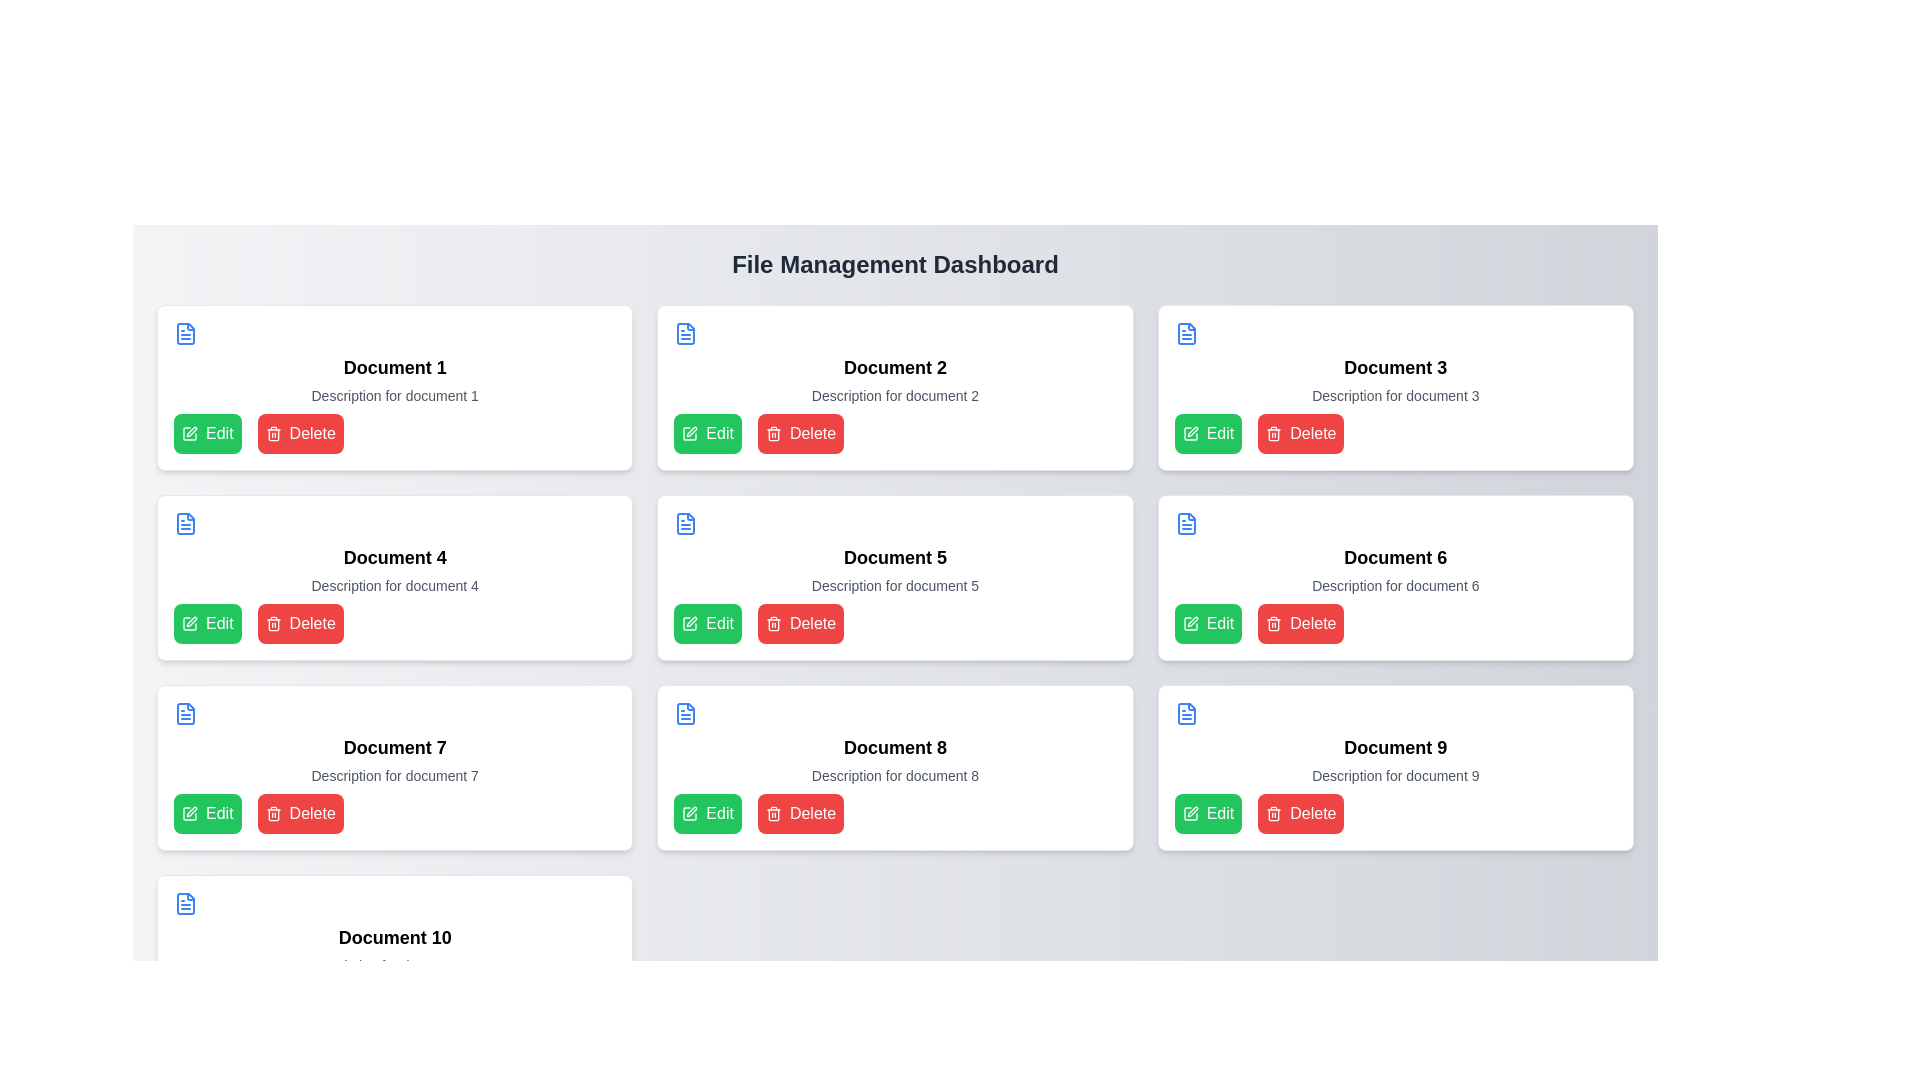 This screenshot has width=1920, height=1080. Describe the element at coordinates (207, 813) in the screenshot. I see `the green 'Edit' button with white text and a pen icon on the left side, located in the 'Document 7' card component` at that location.